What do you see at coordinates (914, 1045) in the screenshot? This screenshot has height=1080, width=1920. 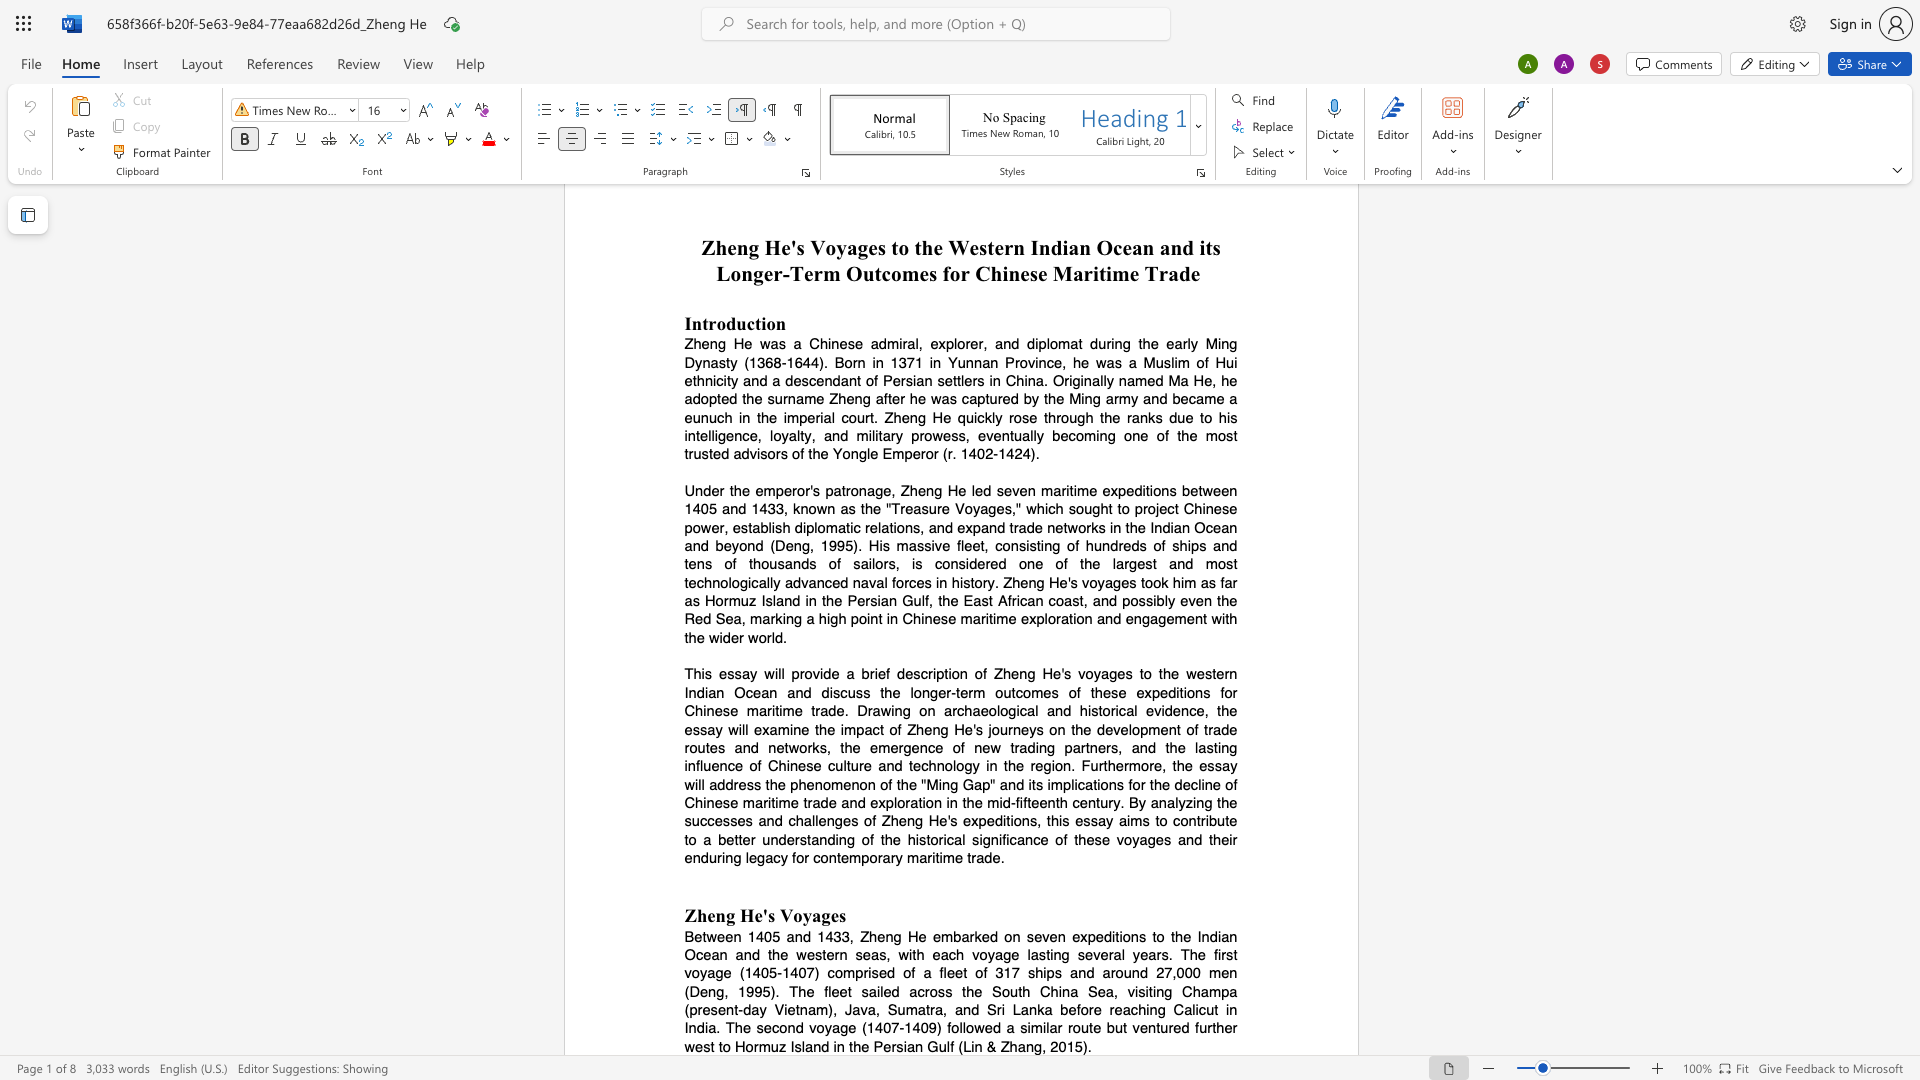 I see `the subset text "n Gulf (Lin & Zhang, 2015)" within the text "in India. The second voyage (1407-1409) followed a similar route but ventured further west to Hormuz Island in the Persian Gulf (Lin & Zhang, 2015)."` at bounding box center [914, 1045].